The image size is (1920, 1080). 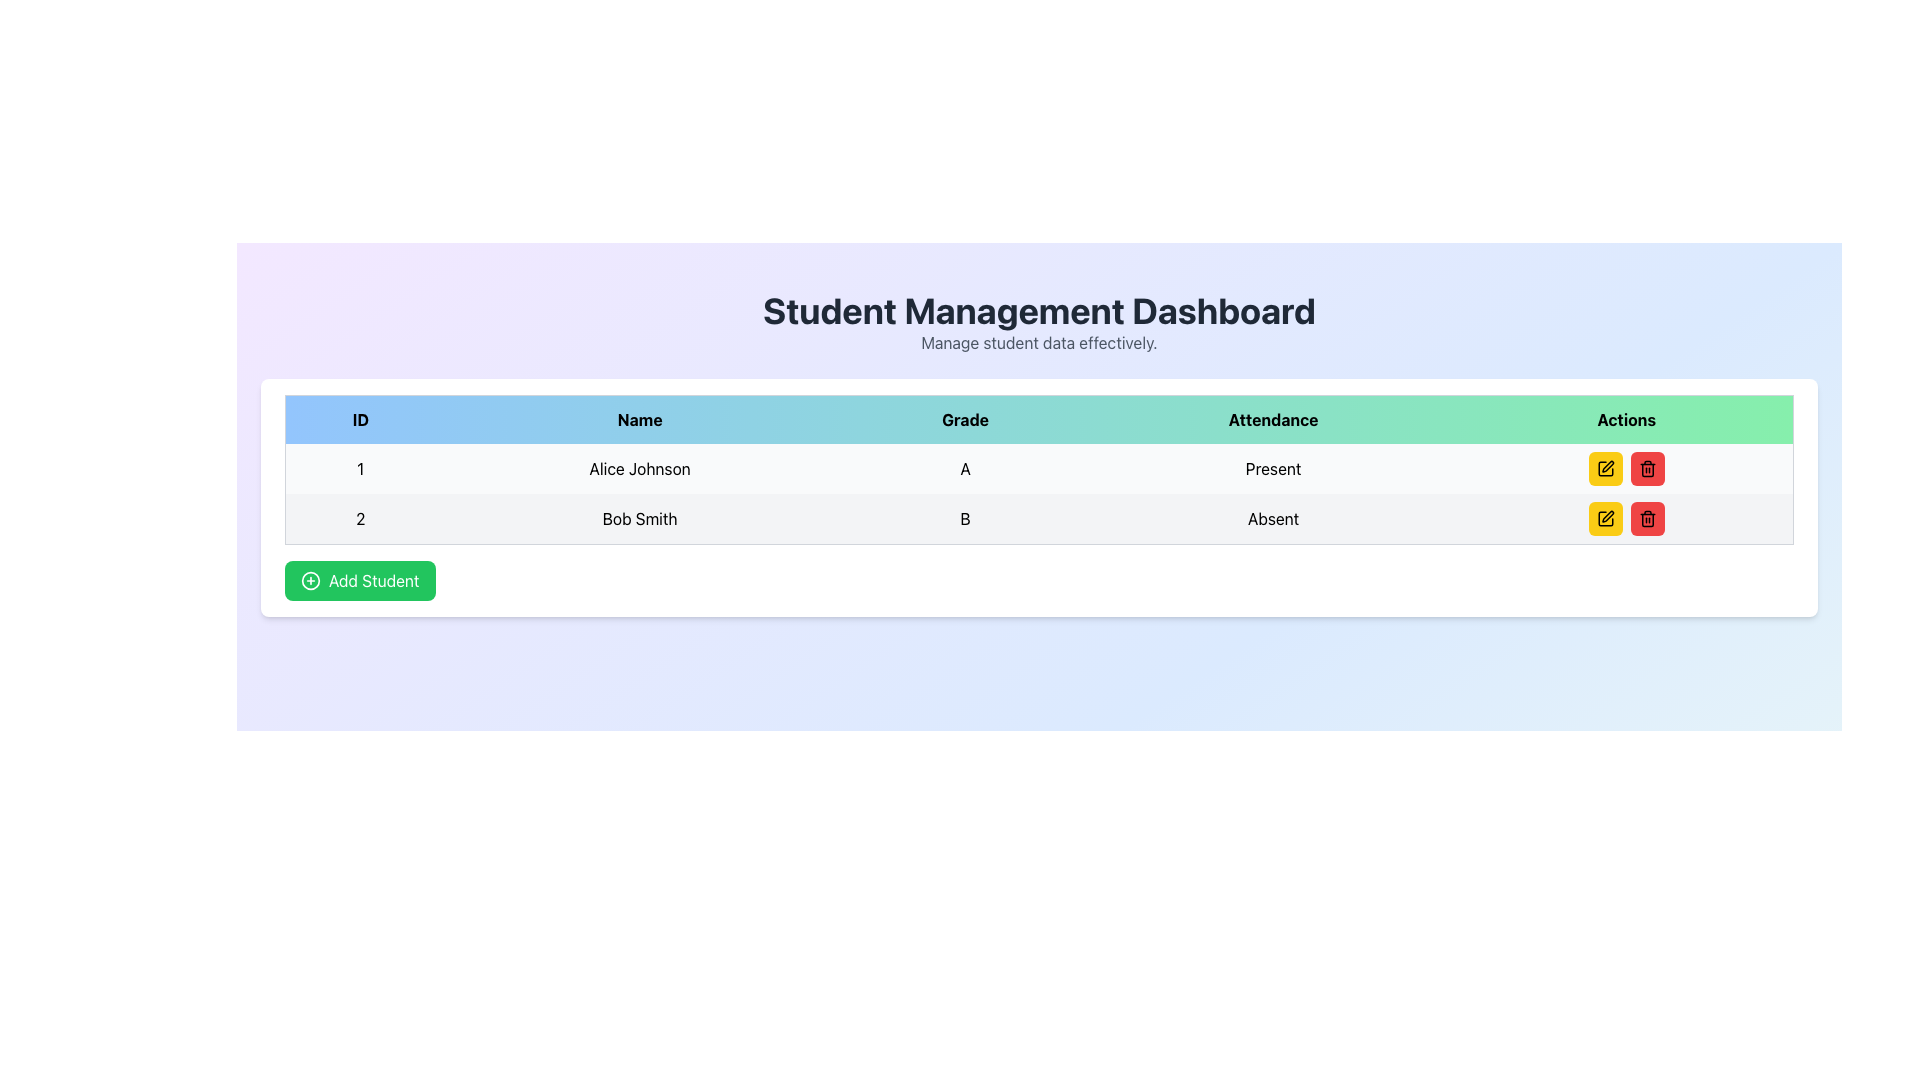 What do you see at coordinates (360, 518) in the screenshot?
I see `the cell displaying the value '2' in the second row of the table under the 'ID' column` at bounding box center [360, 518].